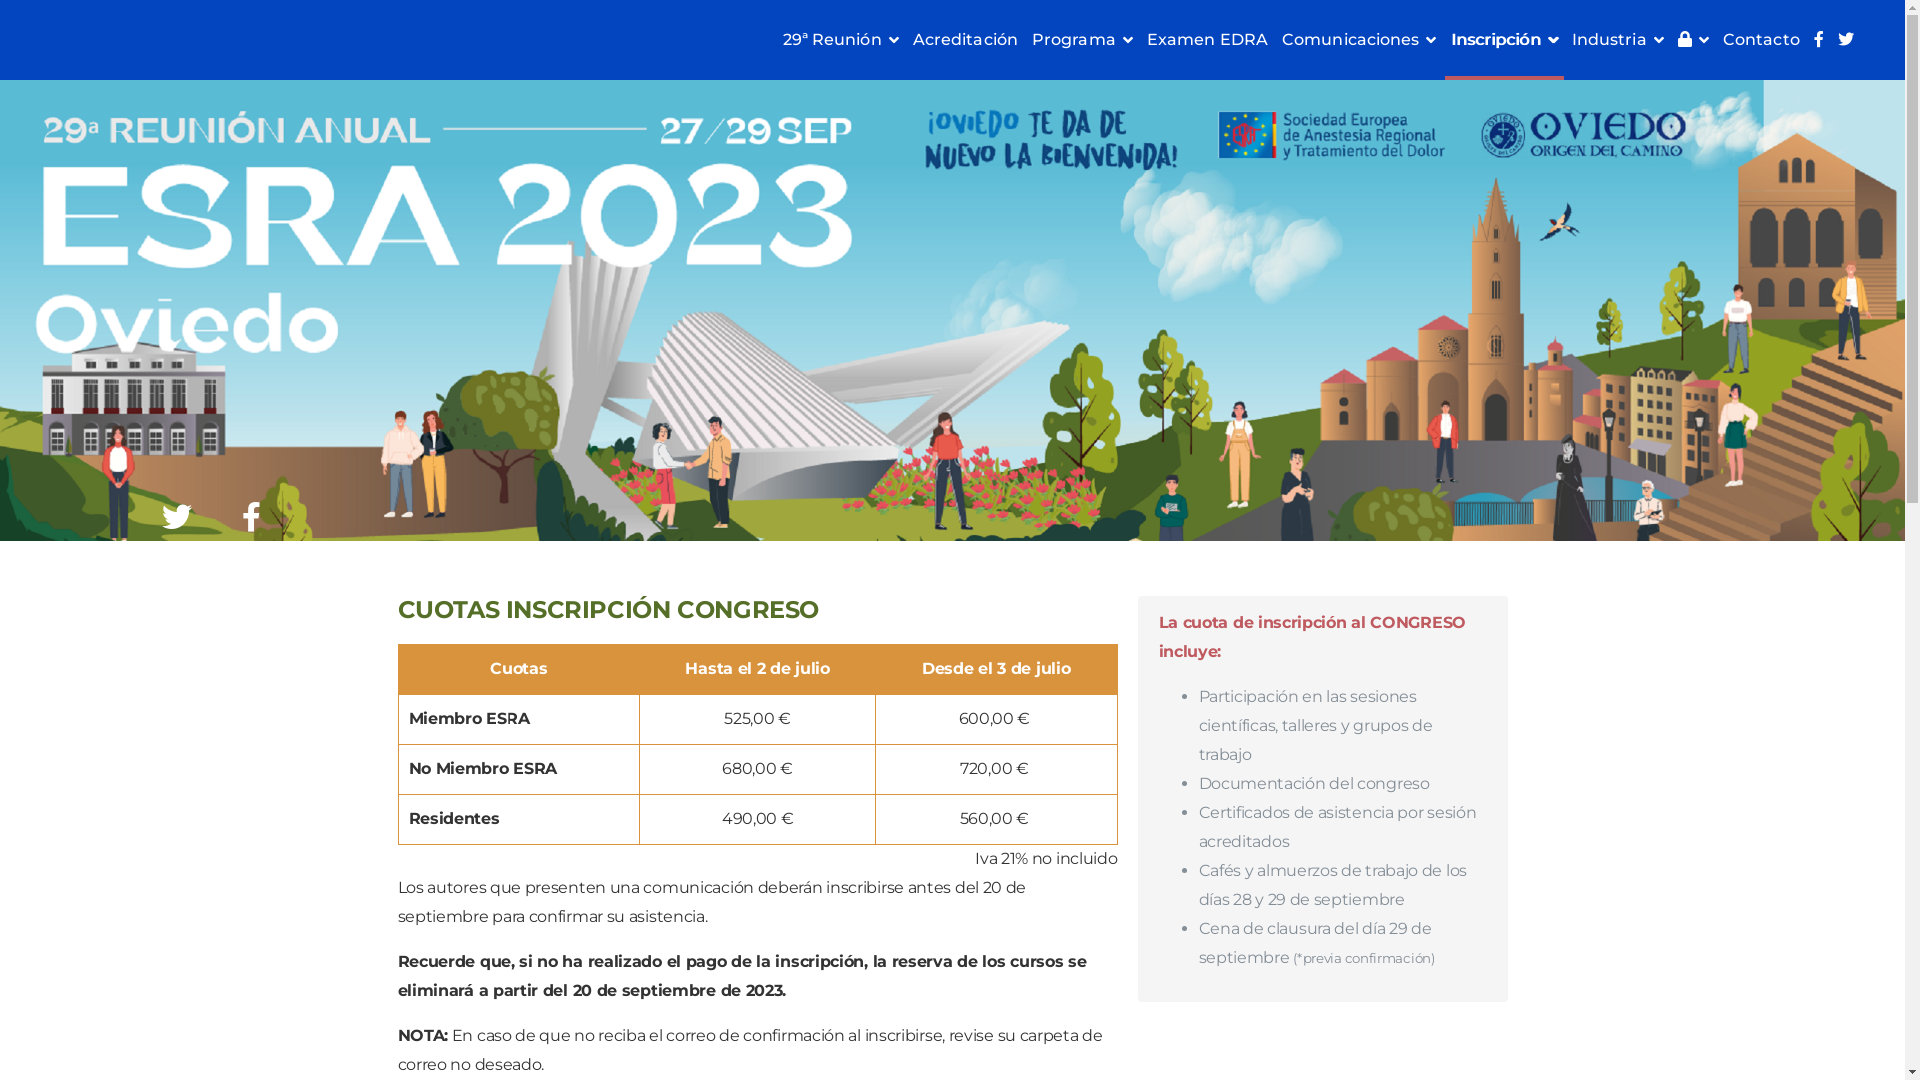 The image size is (1920, 1080). What do you see at coordinates (250, 515) in the screenshot?
I see `'Icon group item'` at bounding box center [250, 515].